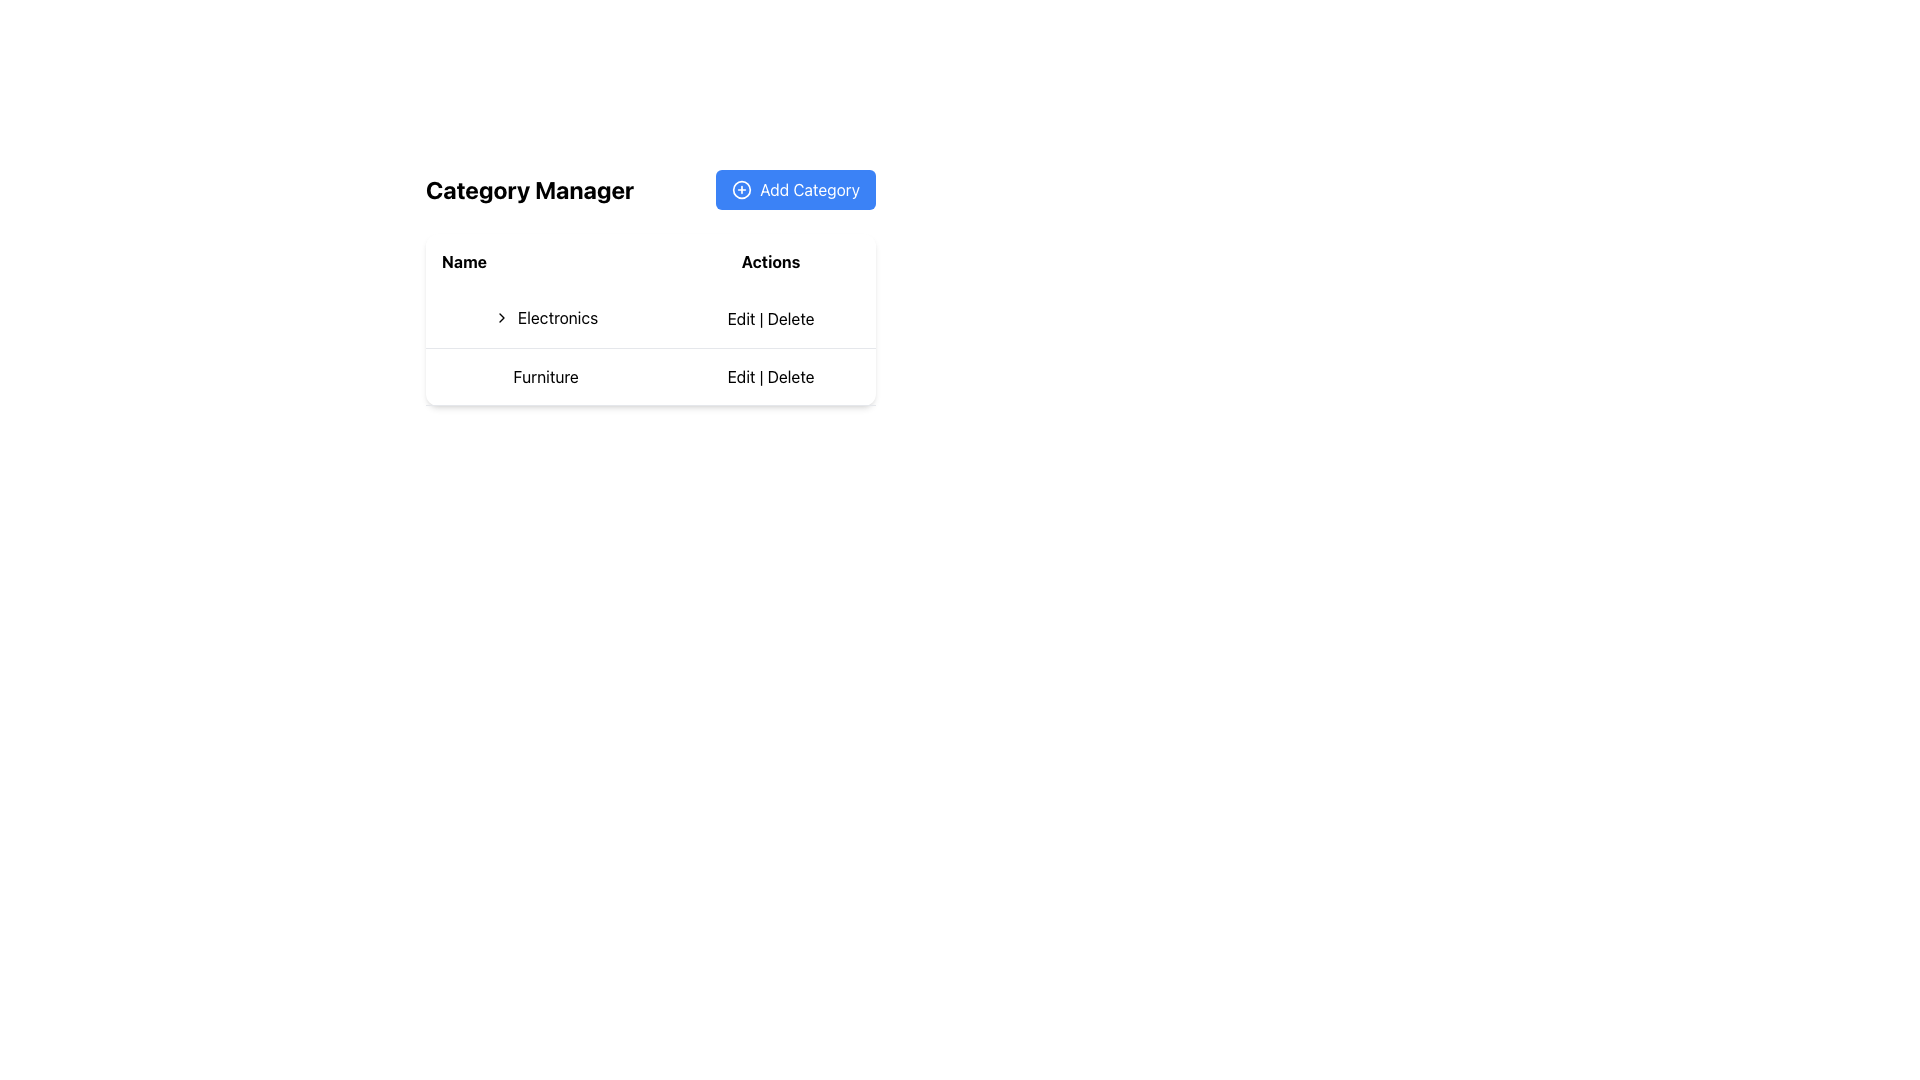  What do you see at coordinates (741, 189) in the screenshot?
I see `the circular '+' icon located to the left of the 'Add Category' button to observe the hover effects` at bounding box center [741, 189].